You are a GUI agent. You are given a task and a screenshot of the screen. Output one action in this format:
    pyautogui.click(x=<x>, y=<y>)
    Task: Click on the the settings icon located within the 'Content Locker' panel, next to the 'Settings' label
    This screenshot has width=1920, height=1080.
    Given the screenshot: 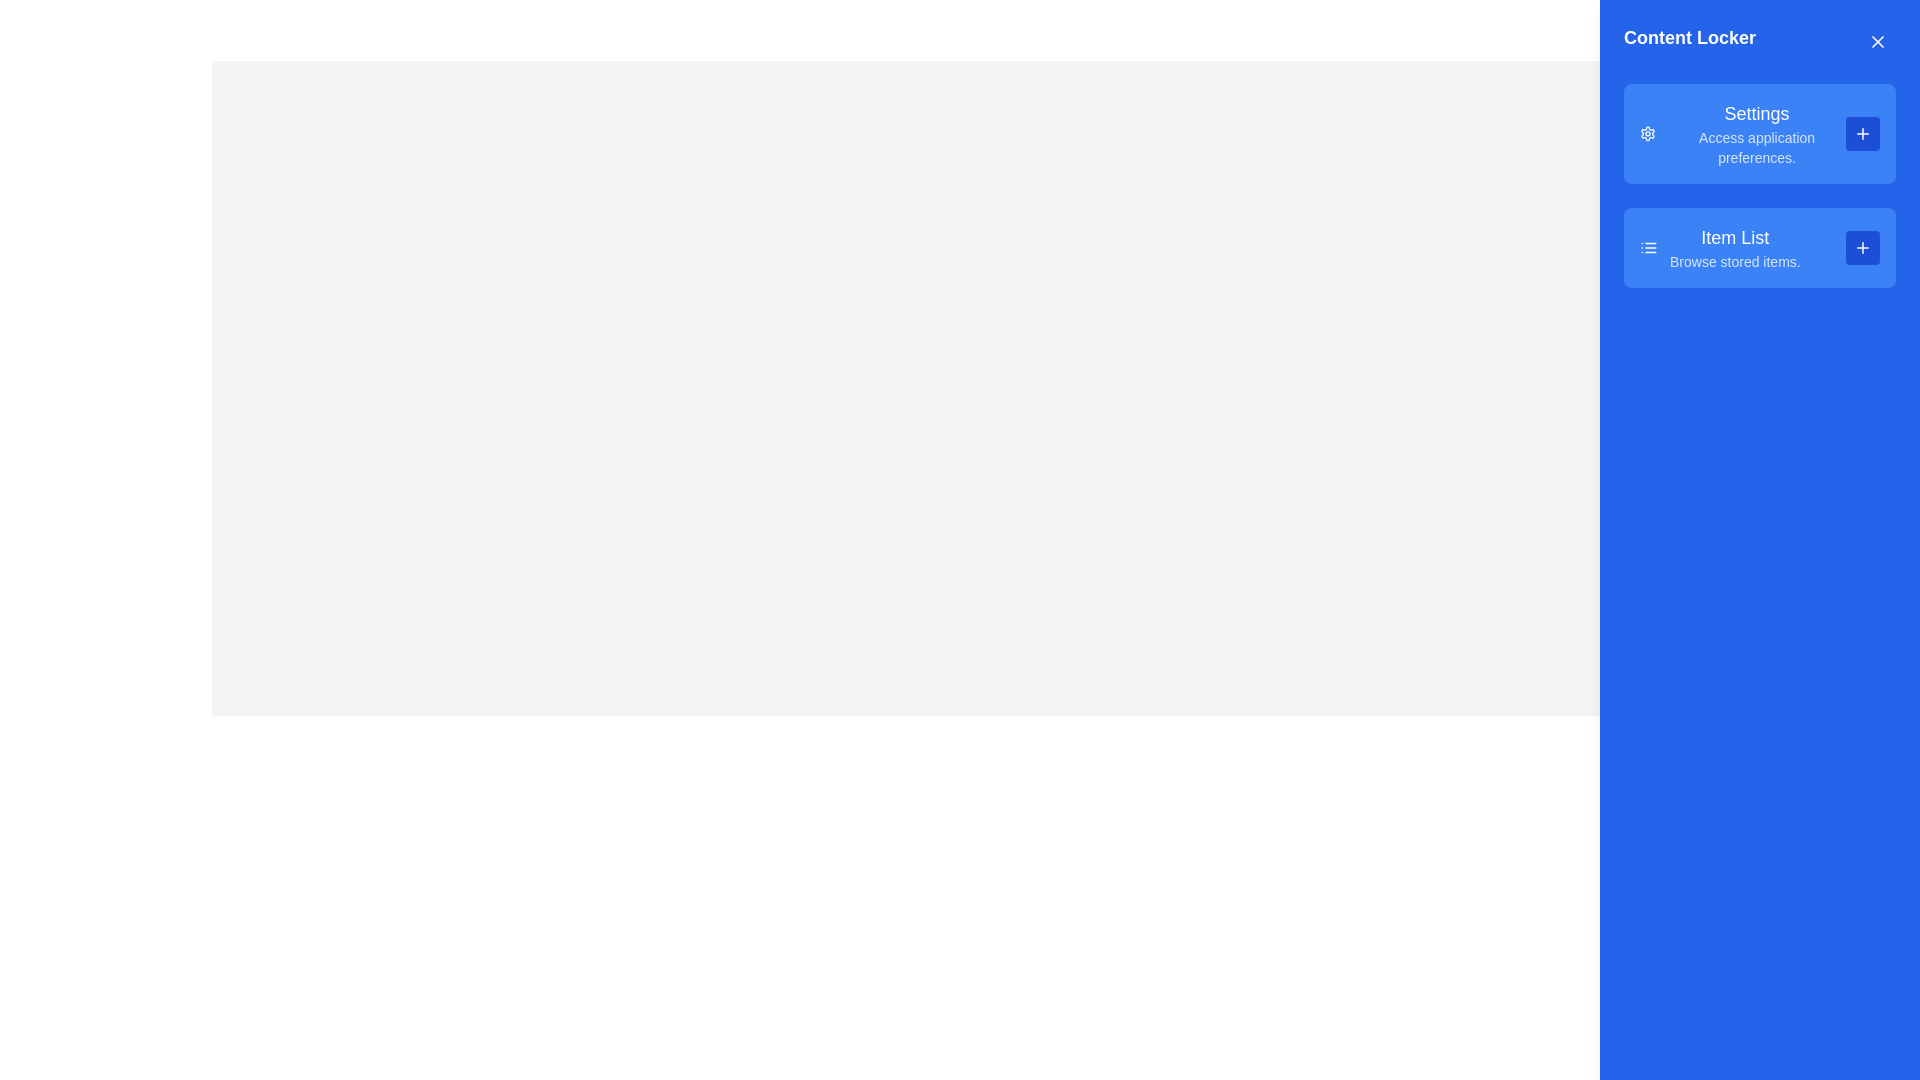 What is the action you would take?
    pyautogui.click(x=1648, y=134)
    